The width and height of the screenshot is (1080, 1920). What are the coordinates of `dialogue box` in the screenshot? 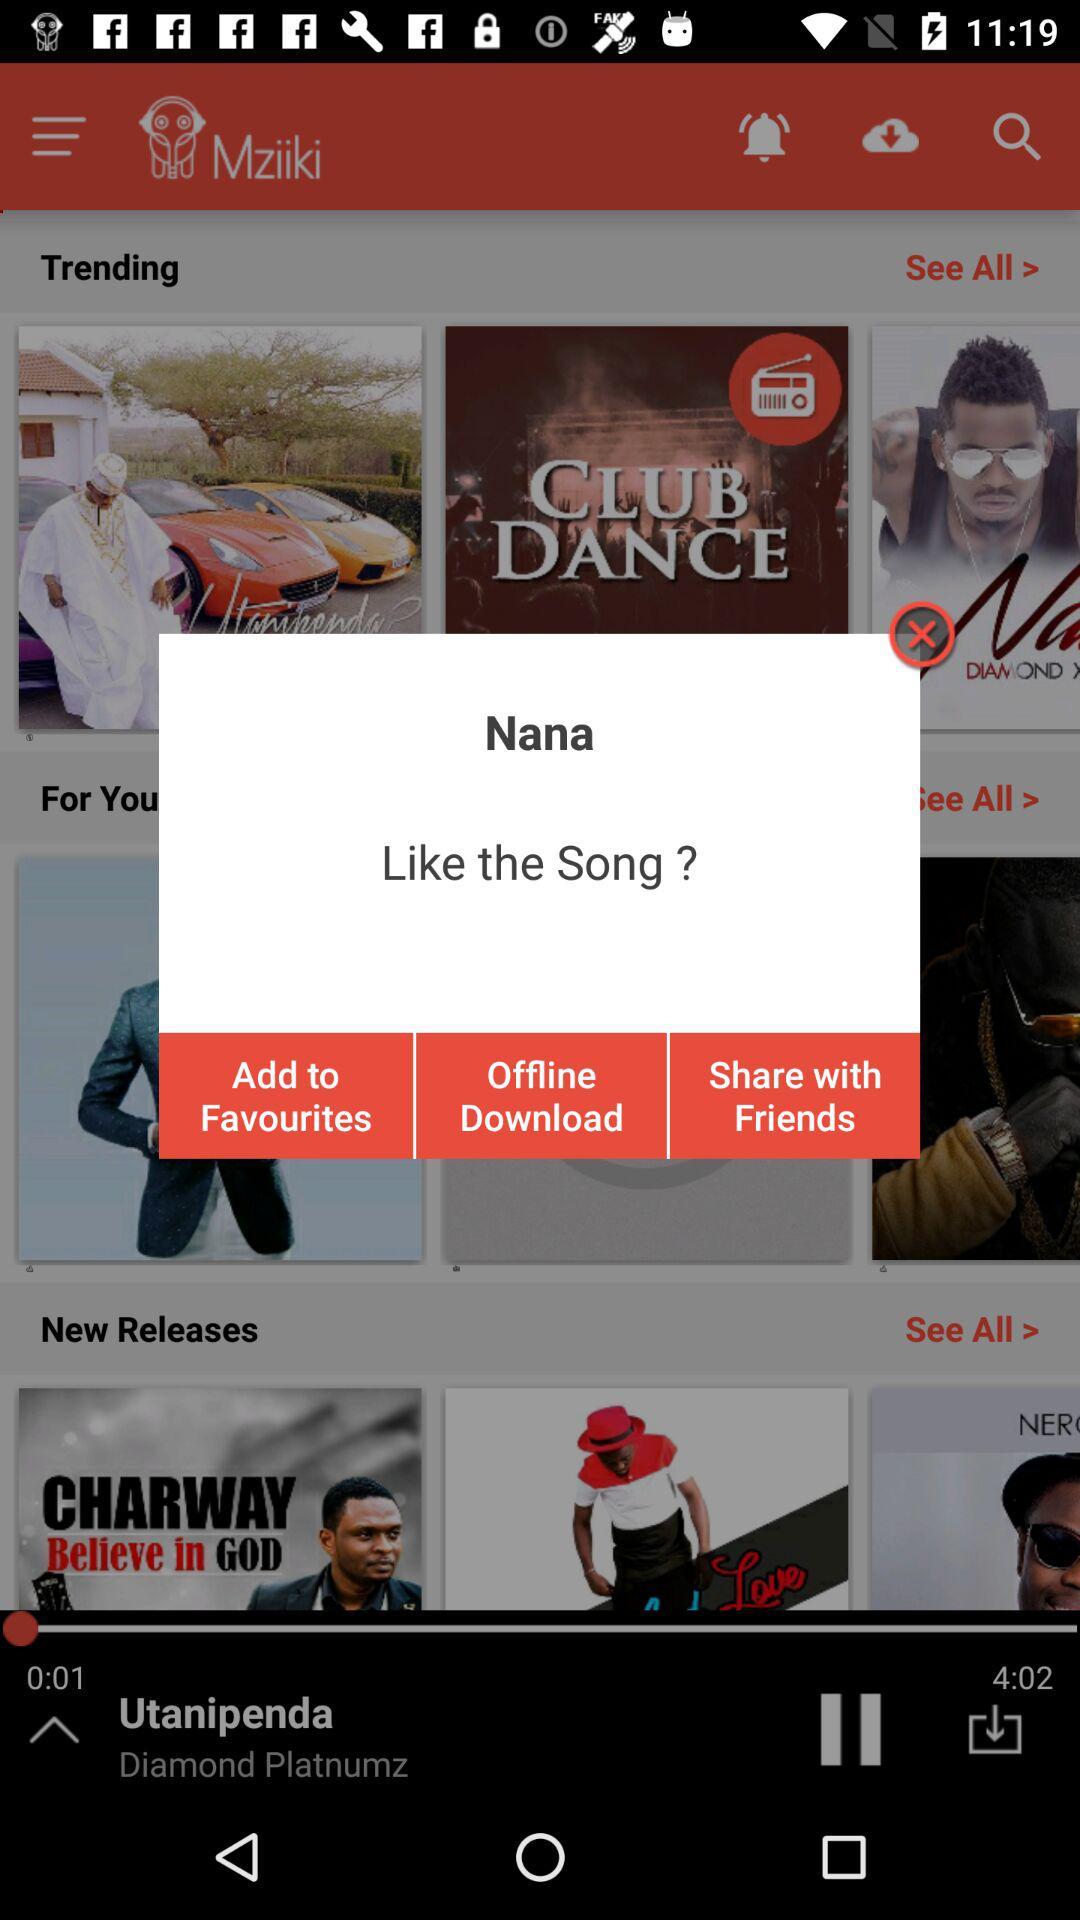 It's located at (920, 633).